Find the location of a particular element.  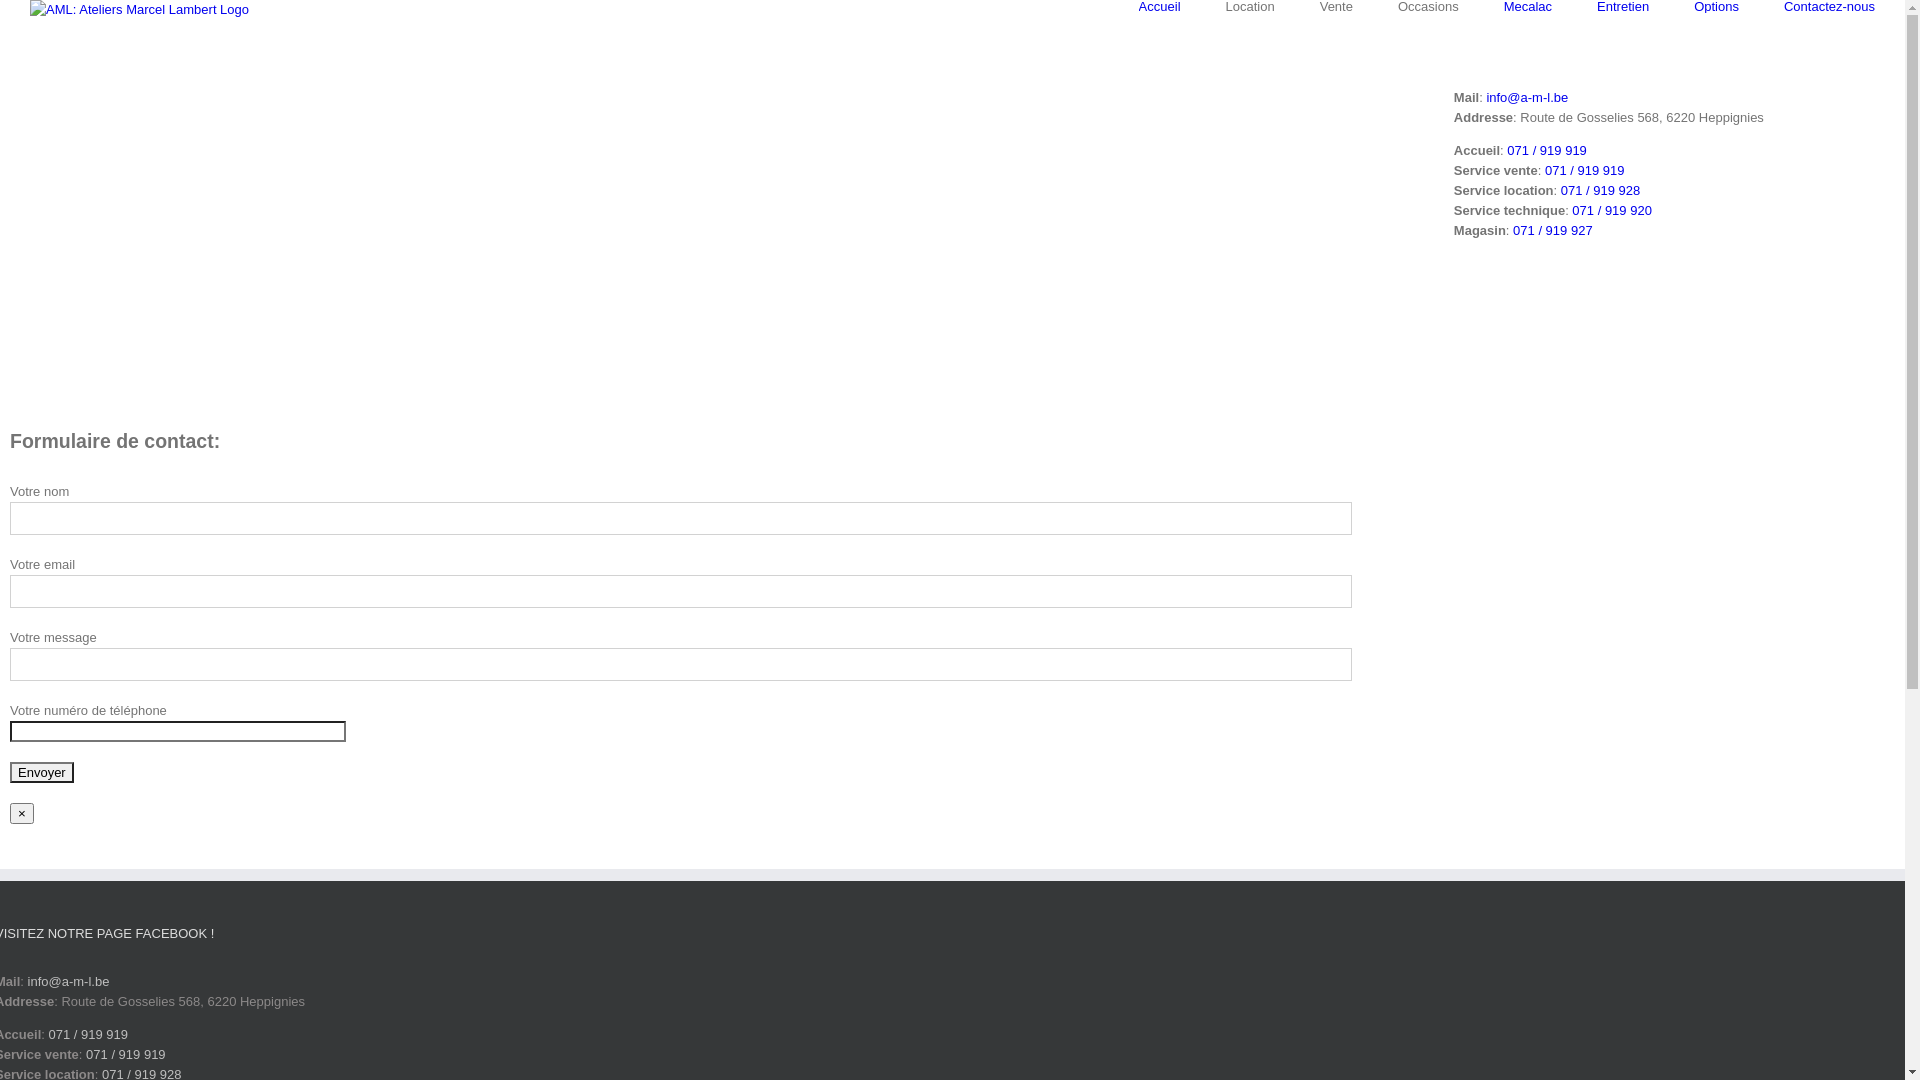

'Options' is located at coordinates (1715, 6).